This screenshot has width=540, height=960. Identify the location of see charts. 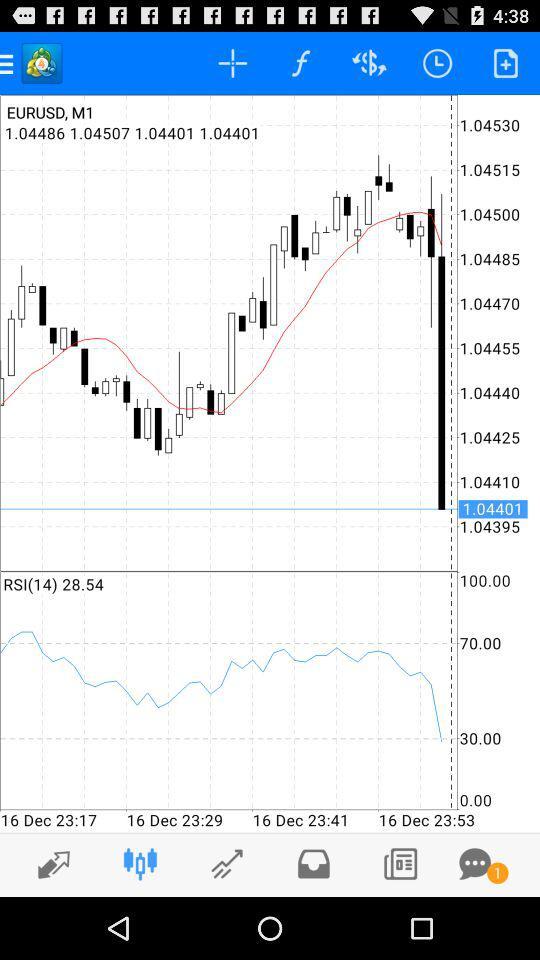
(226, 863).